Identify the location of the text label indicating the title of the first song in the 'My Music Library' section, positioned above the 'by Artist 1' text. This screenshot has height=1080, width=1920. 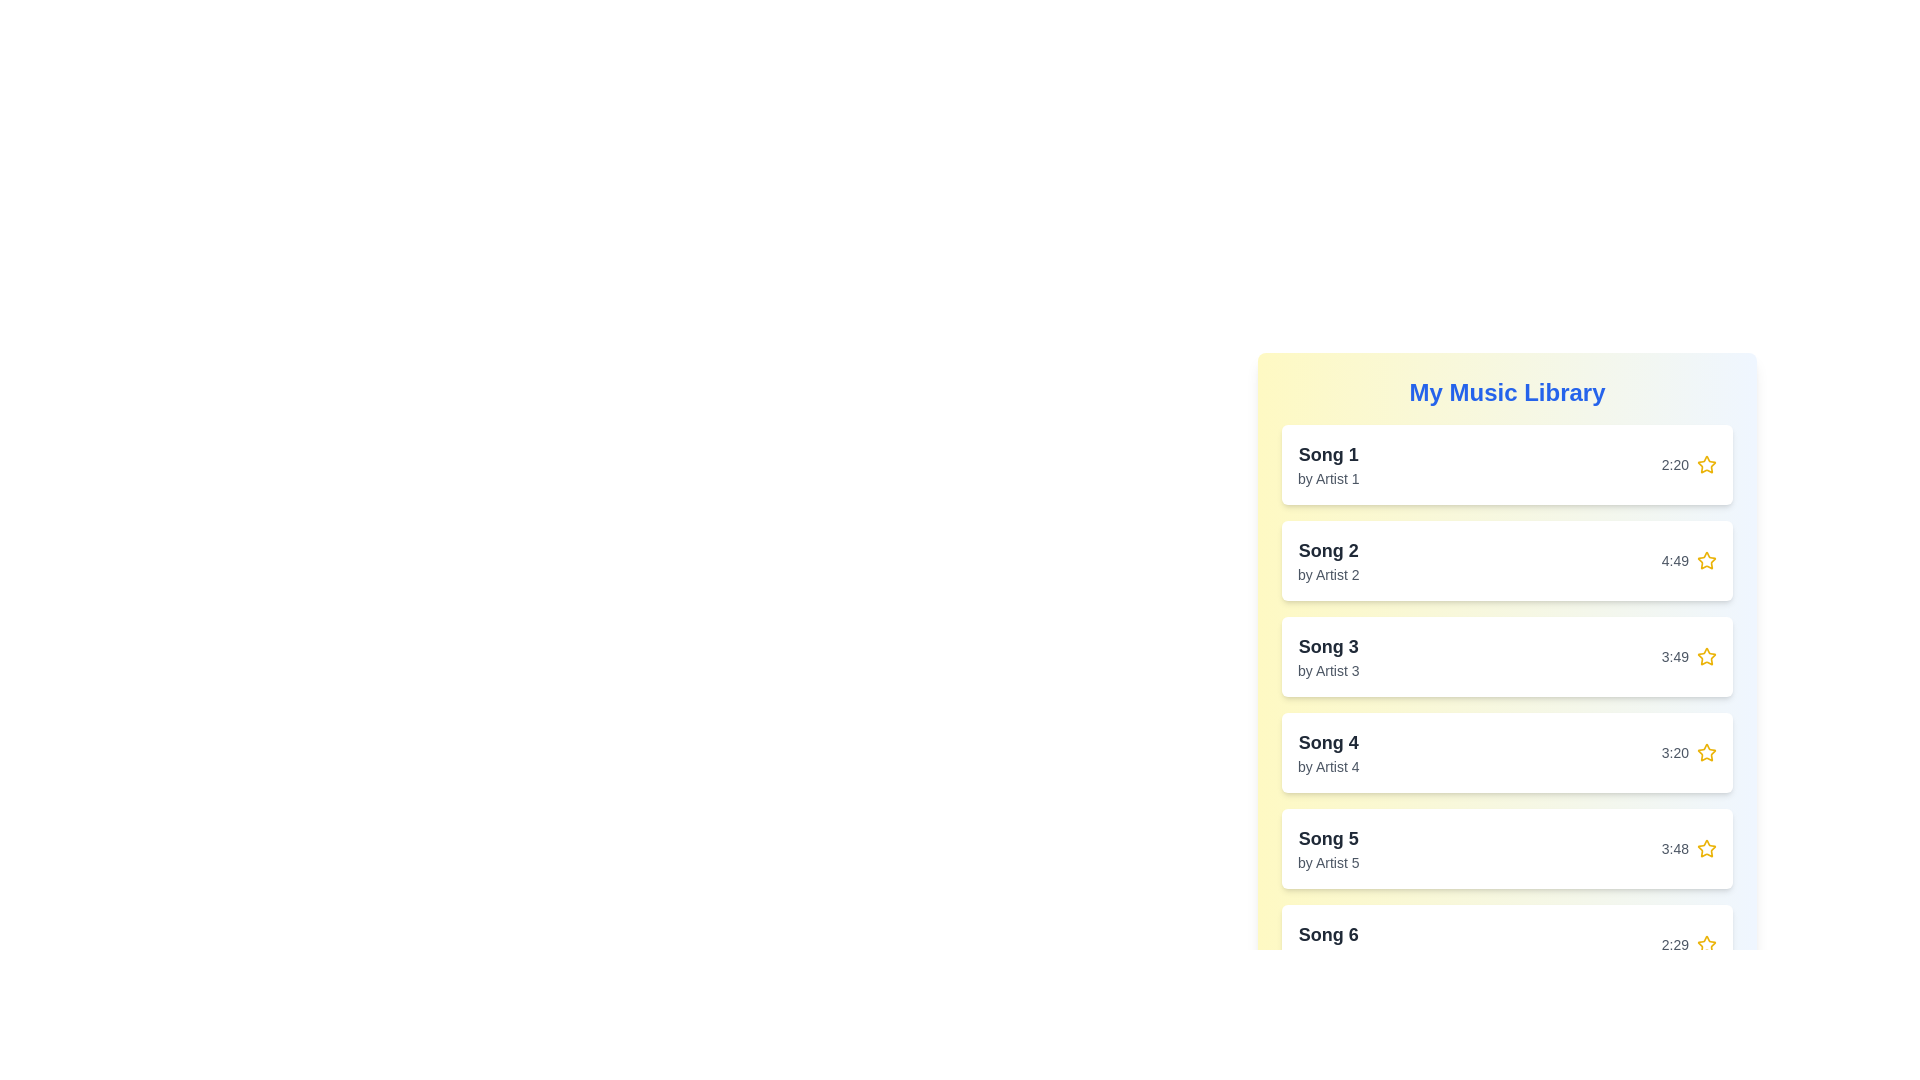
(1328, 455).